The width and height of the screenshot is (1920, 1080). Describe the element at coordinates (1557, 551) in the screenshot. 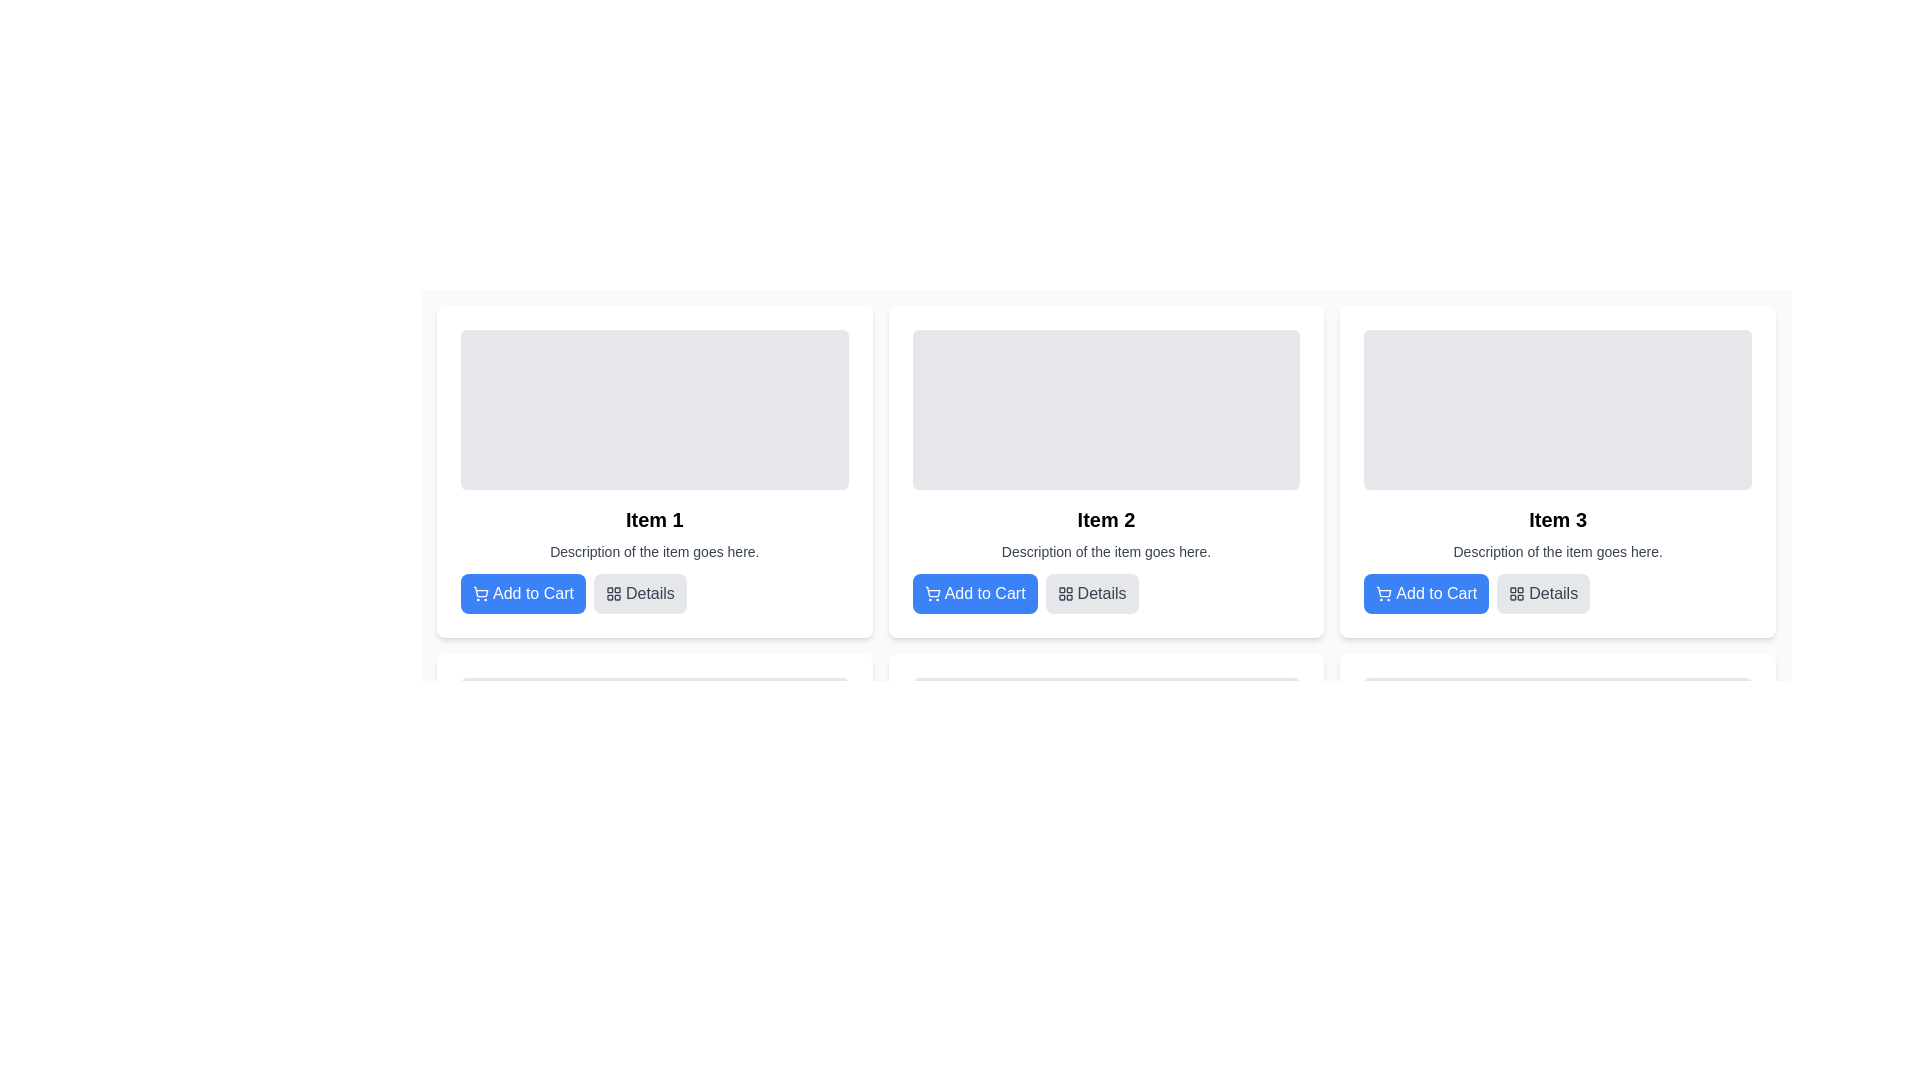

I see `the Text Display element for 'Item 3', located below its title and above the 'Add to Cart' and 'Details' buttons` at that location.